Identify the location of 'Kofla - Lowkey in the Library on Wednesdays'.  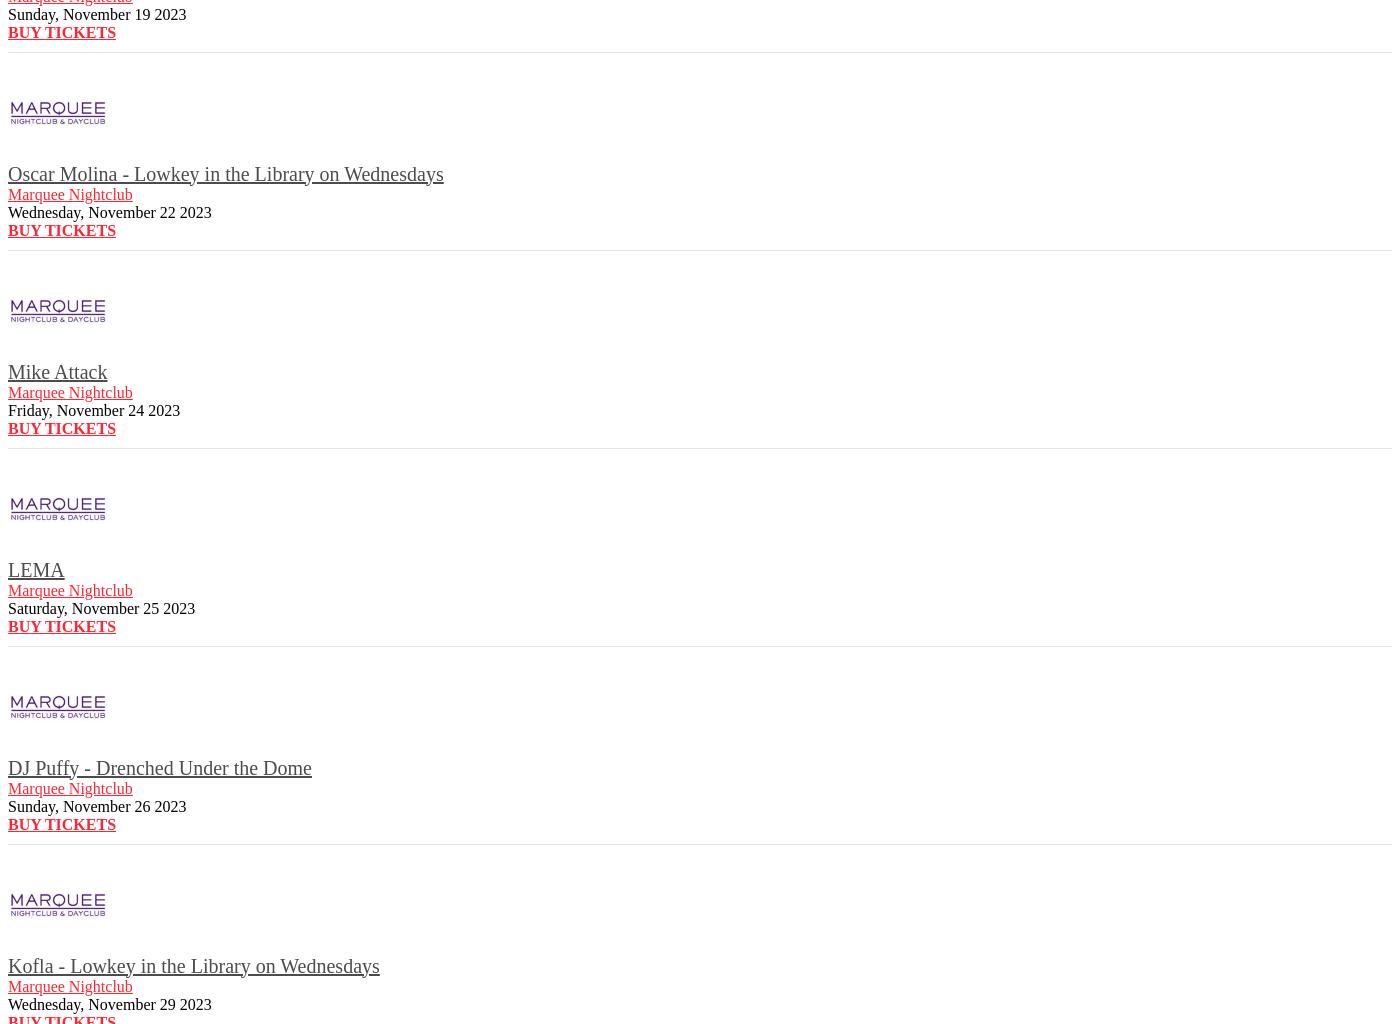
(192, 965).